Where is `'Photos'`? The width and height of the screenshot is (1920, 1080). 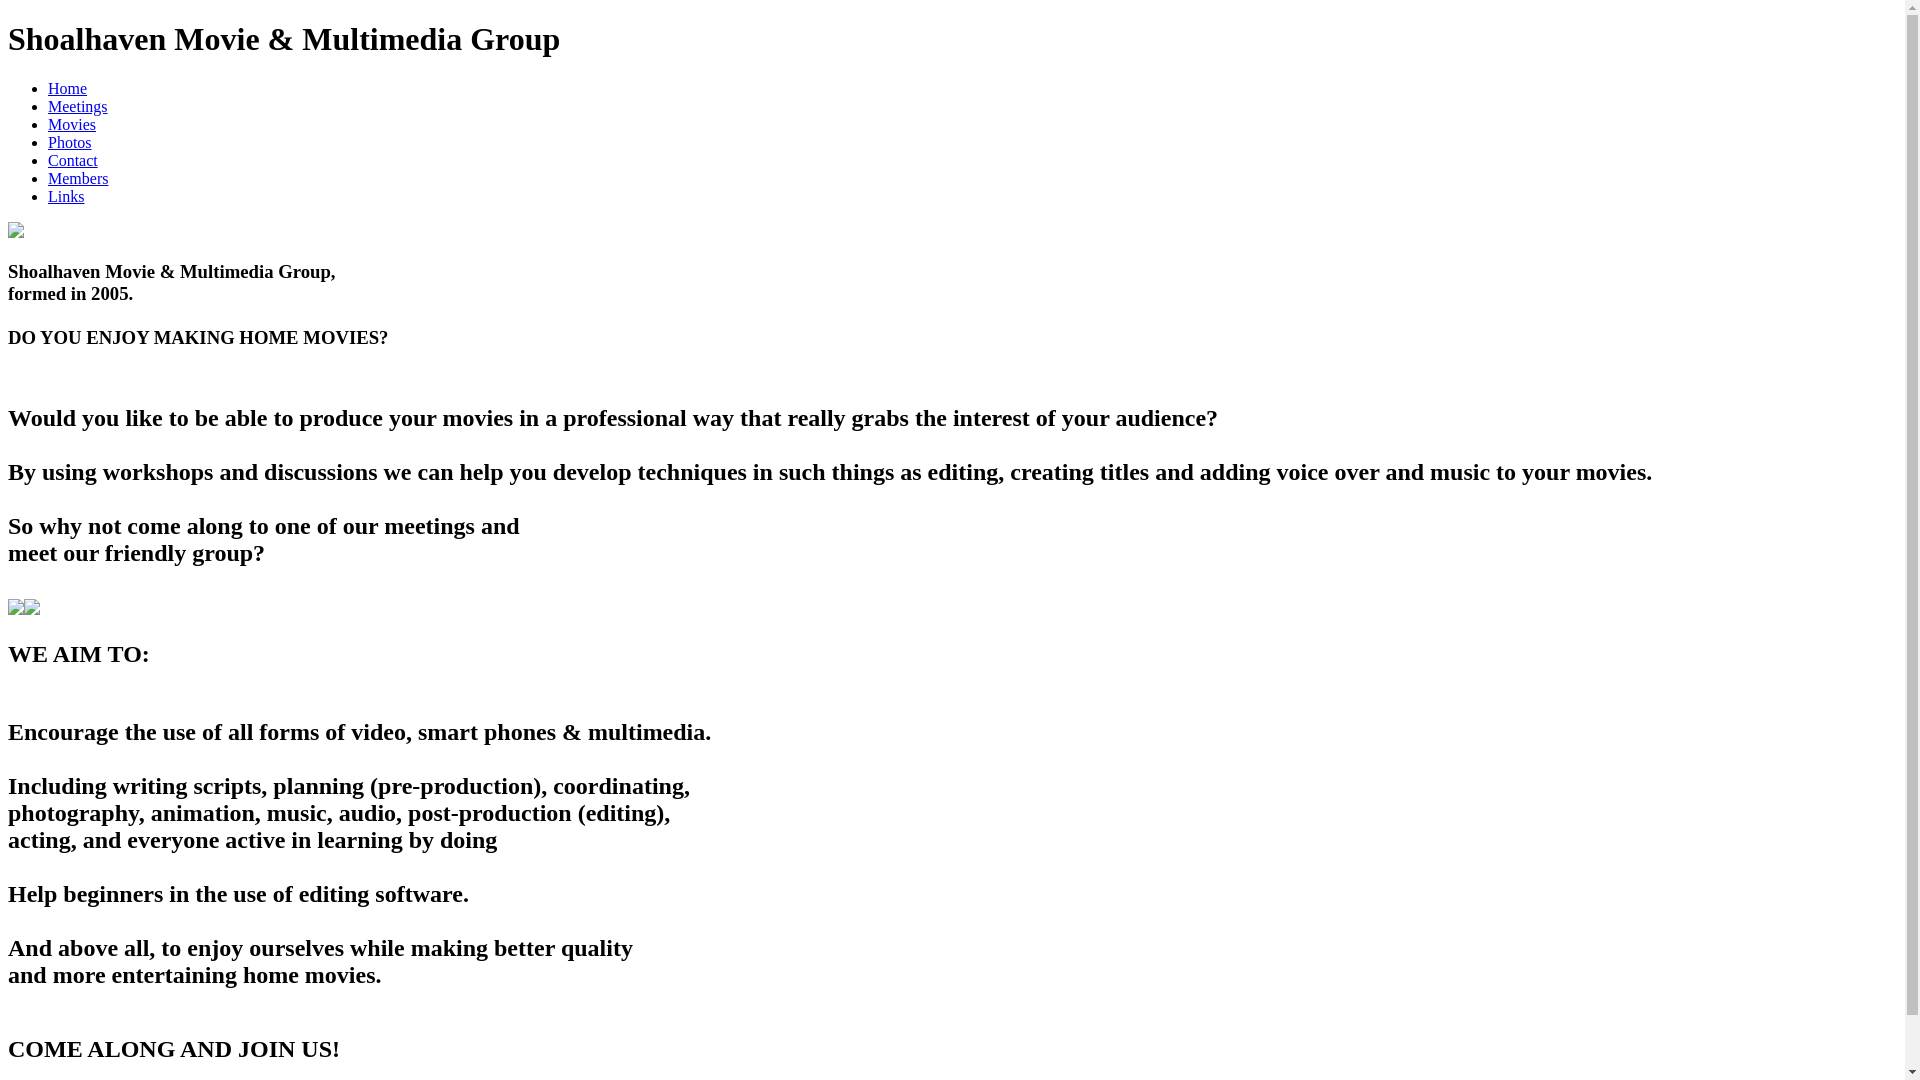 'Photos' is located at coordinates (70, 141).